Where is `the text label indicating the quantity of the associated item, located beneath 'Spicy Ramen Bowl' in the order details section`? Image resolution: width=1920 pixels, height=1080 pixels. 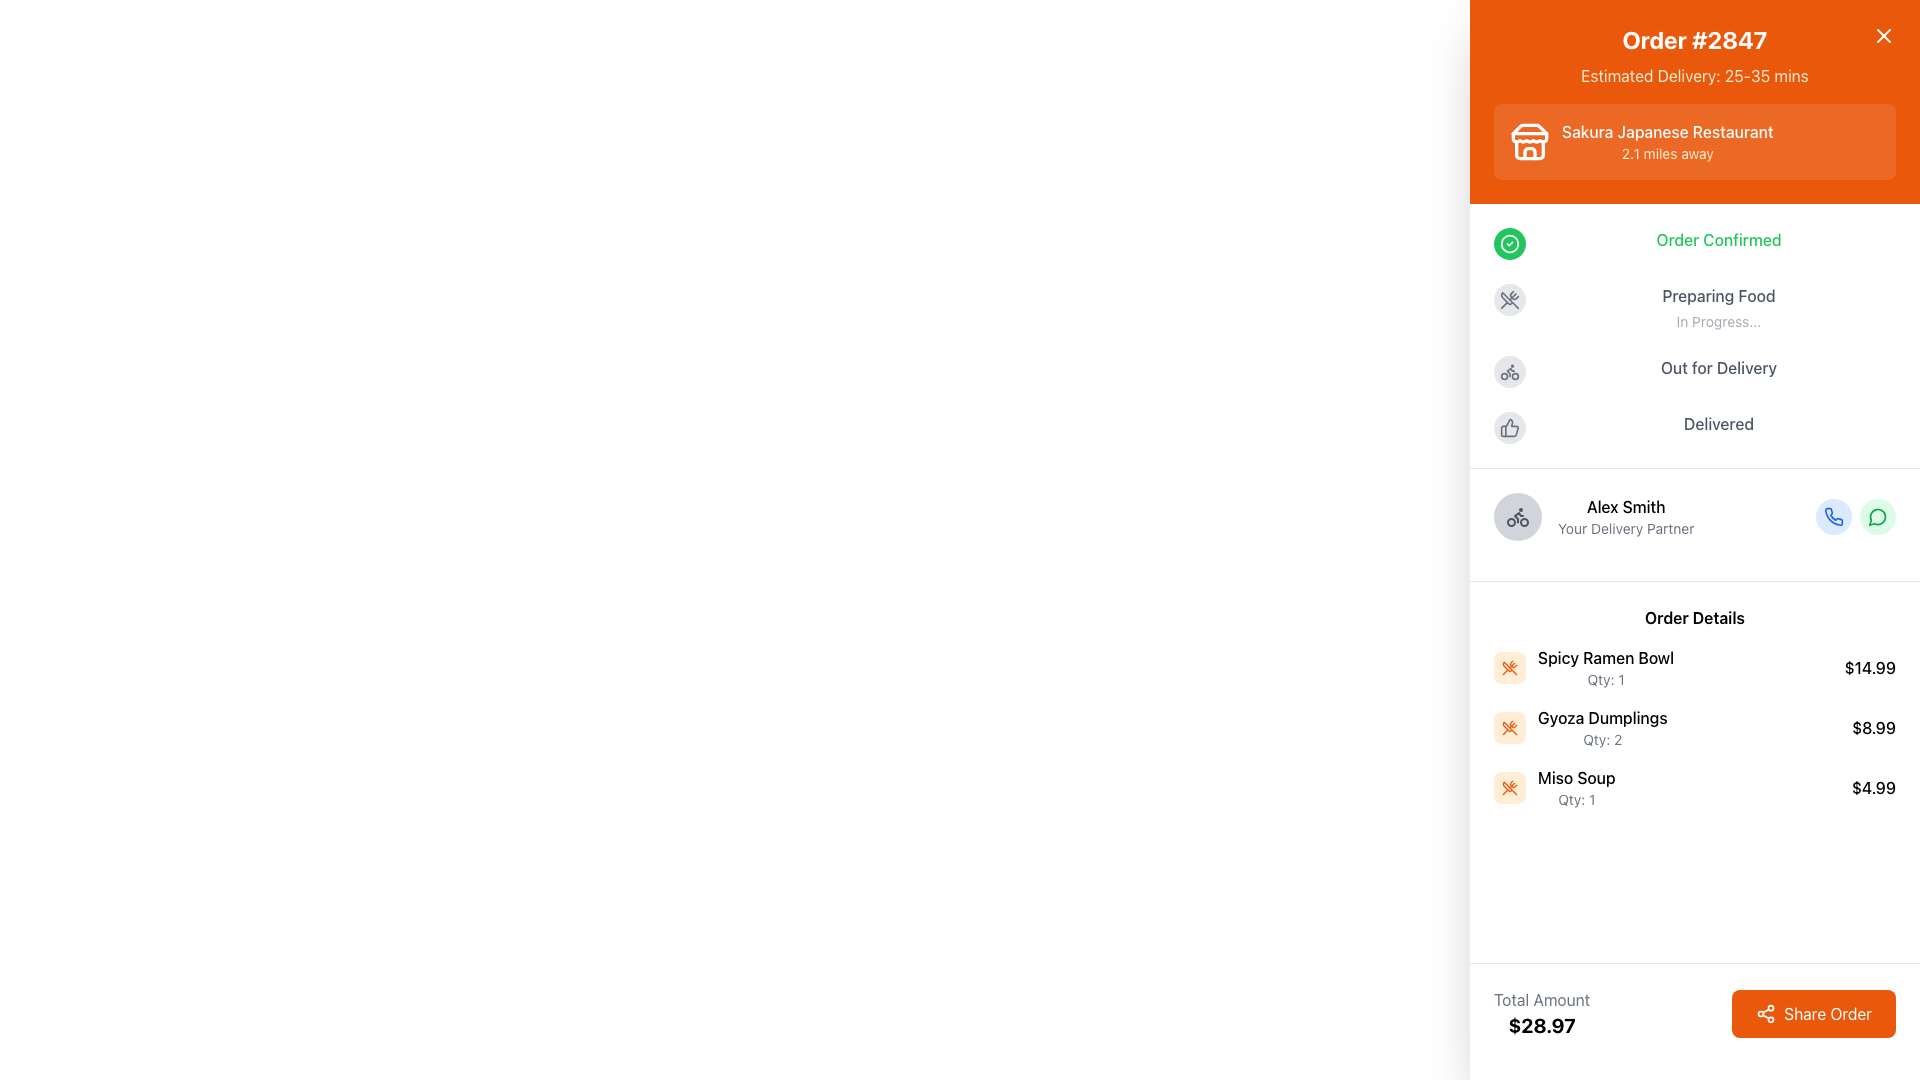
the text label indicating the quantity of the associated item, located beneath 'Spicy Ramen Bowl' in the order details section is located at coordinates (1606, 678).